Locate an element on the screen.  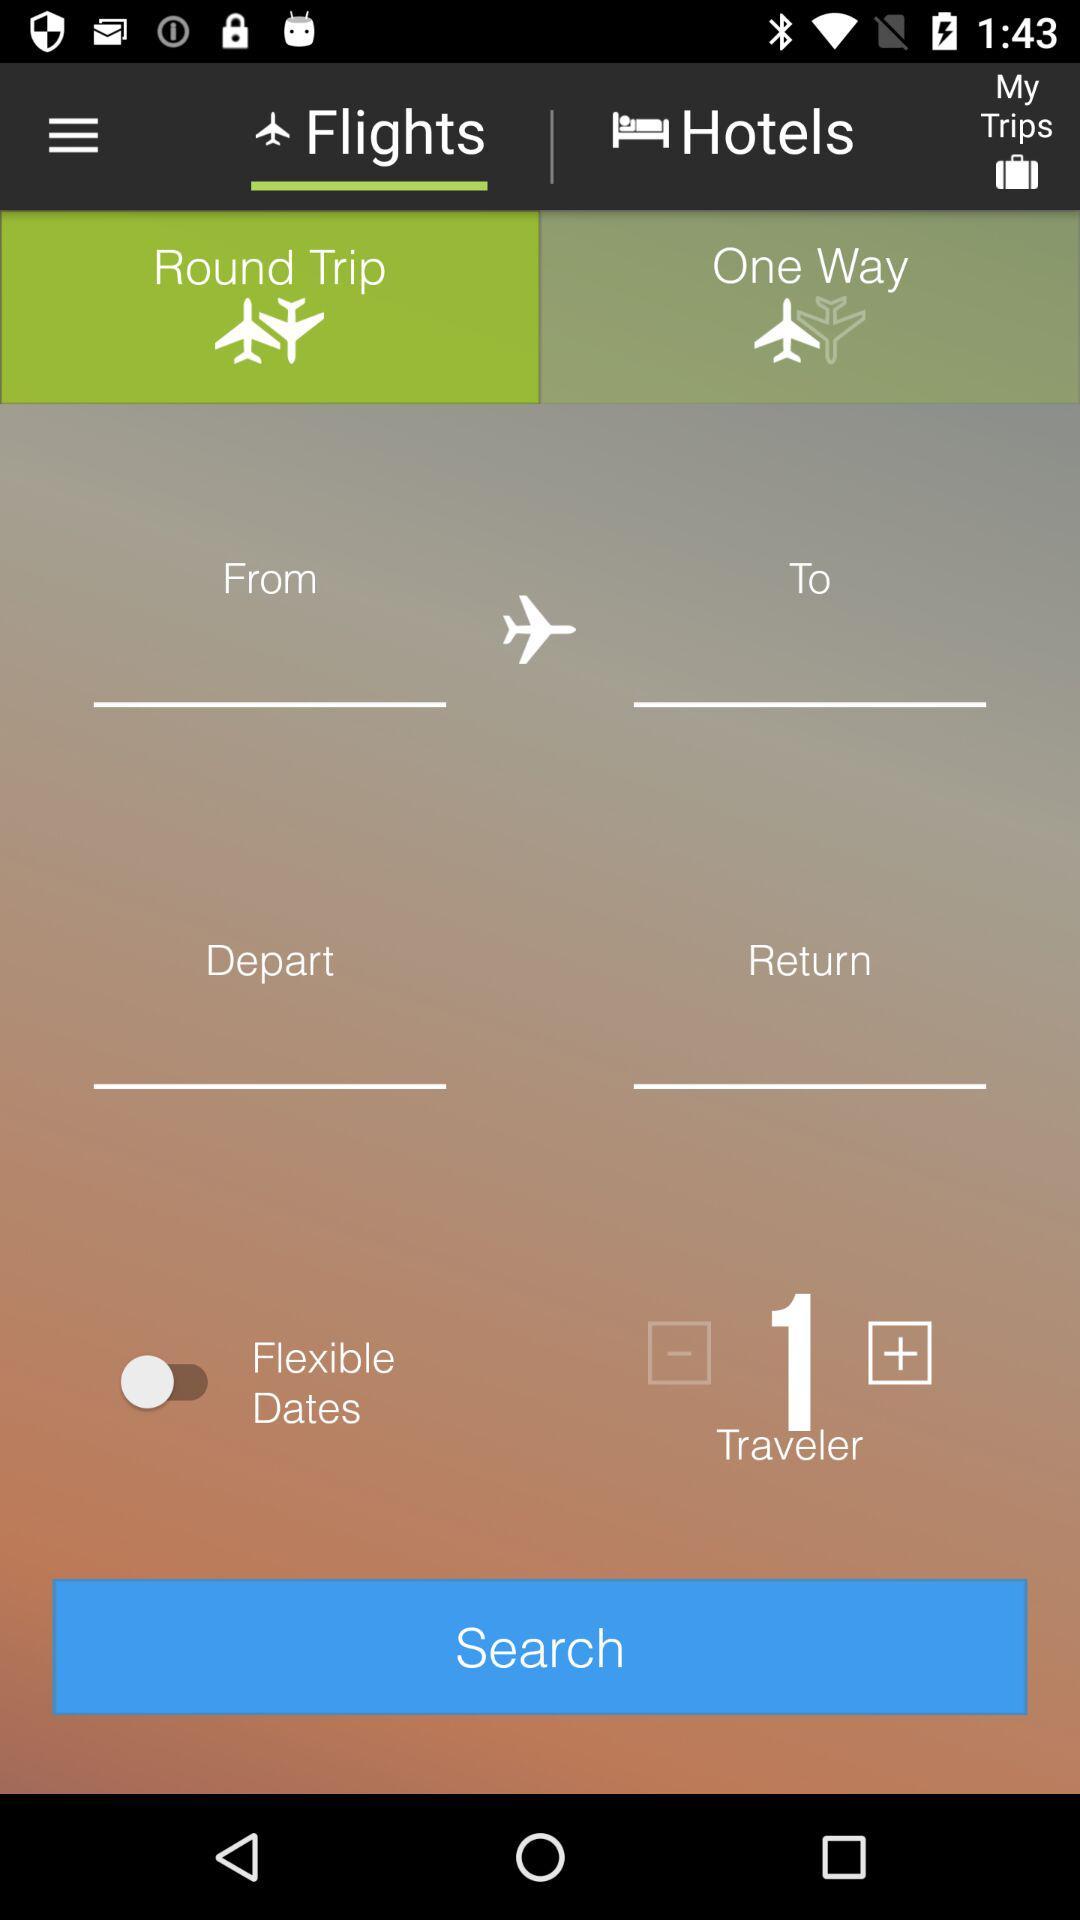
addition button is located at coordinates (898, 1353).